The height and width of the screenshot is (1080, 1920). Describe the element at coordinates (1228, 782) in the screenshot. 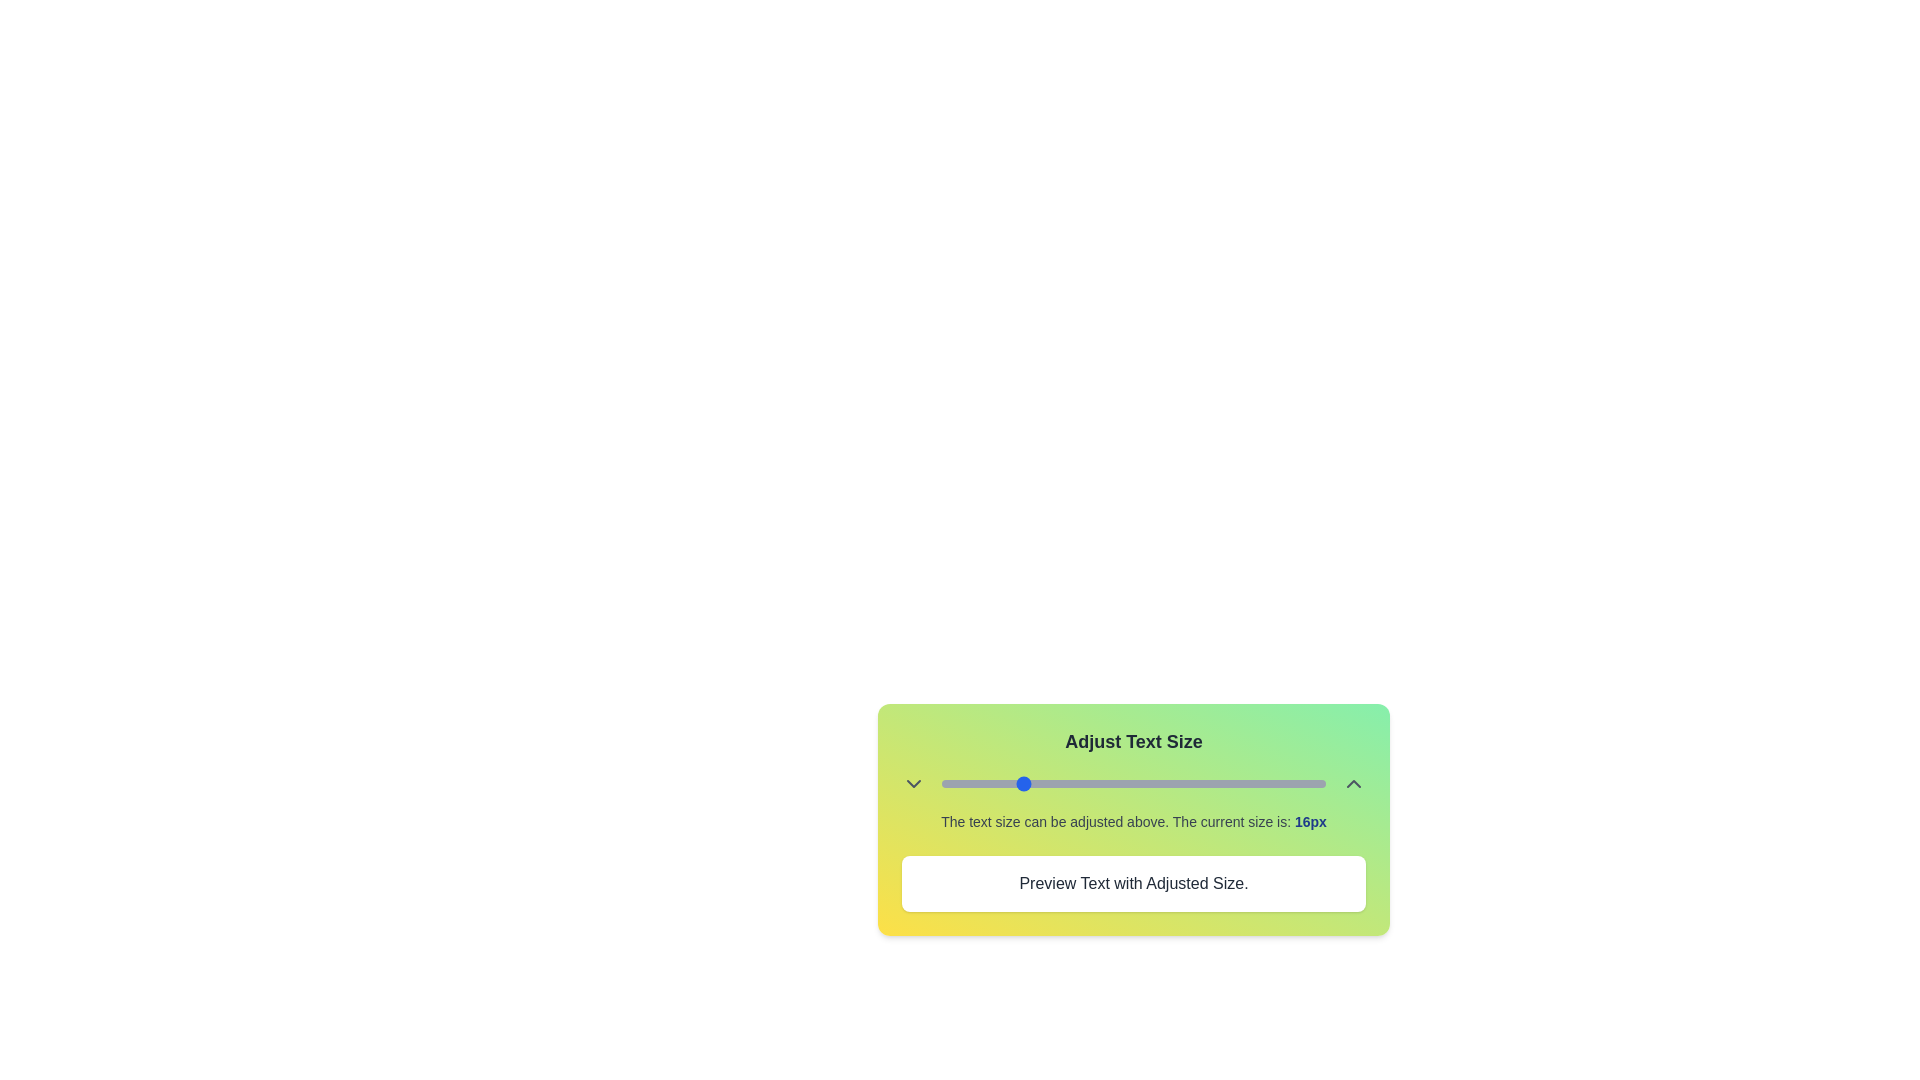

I see `the text size to 38px using the slider` at that location.